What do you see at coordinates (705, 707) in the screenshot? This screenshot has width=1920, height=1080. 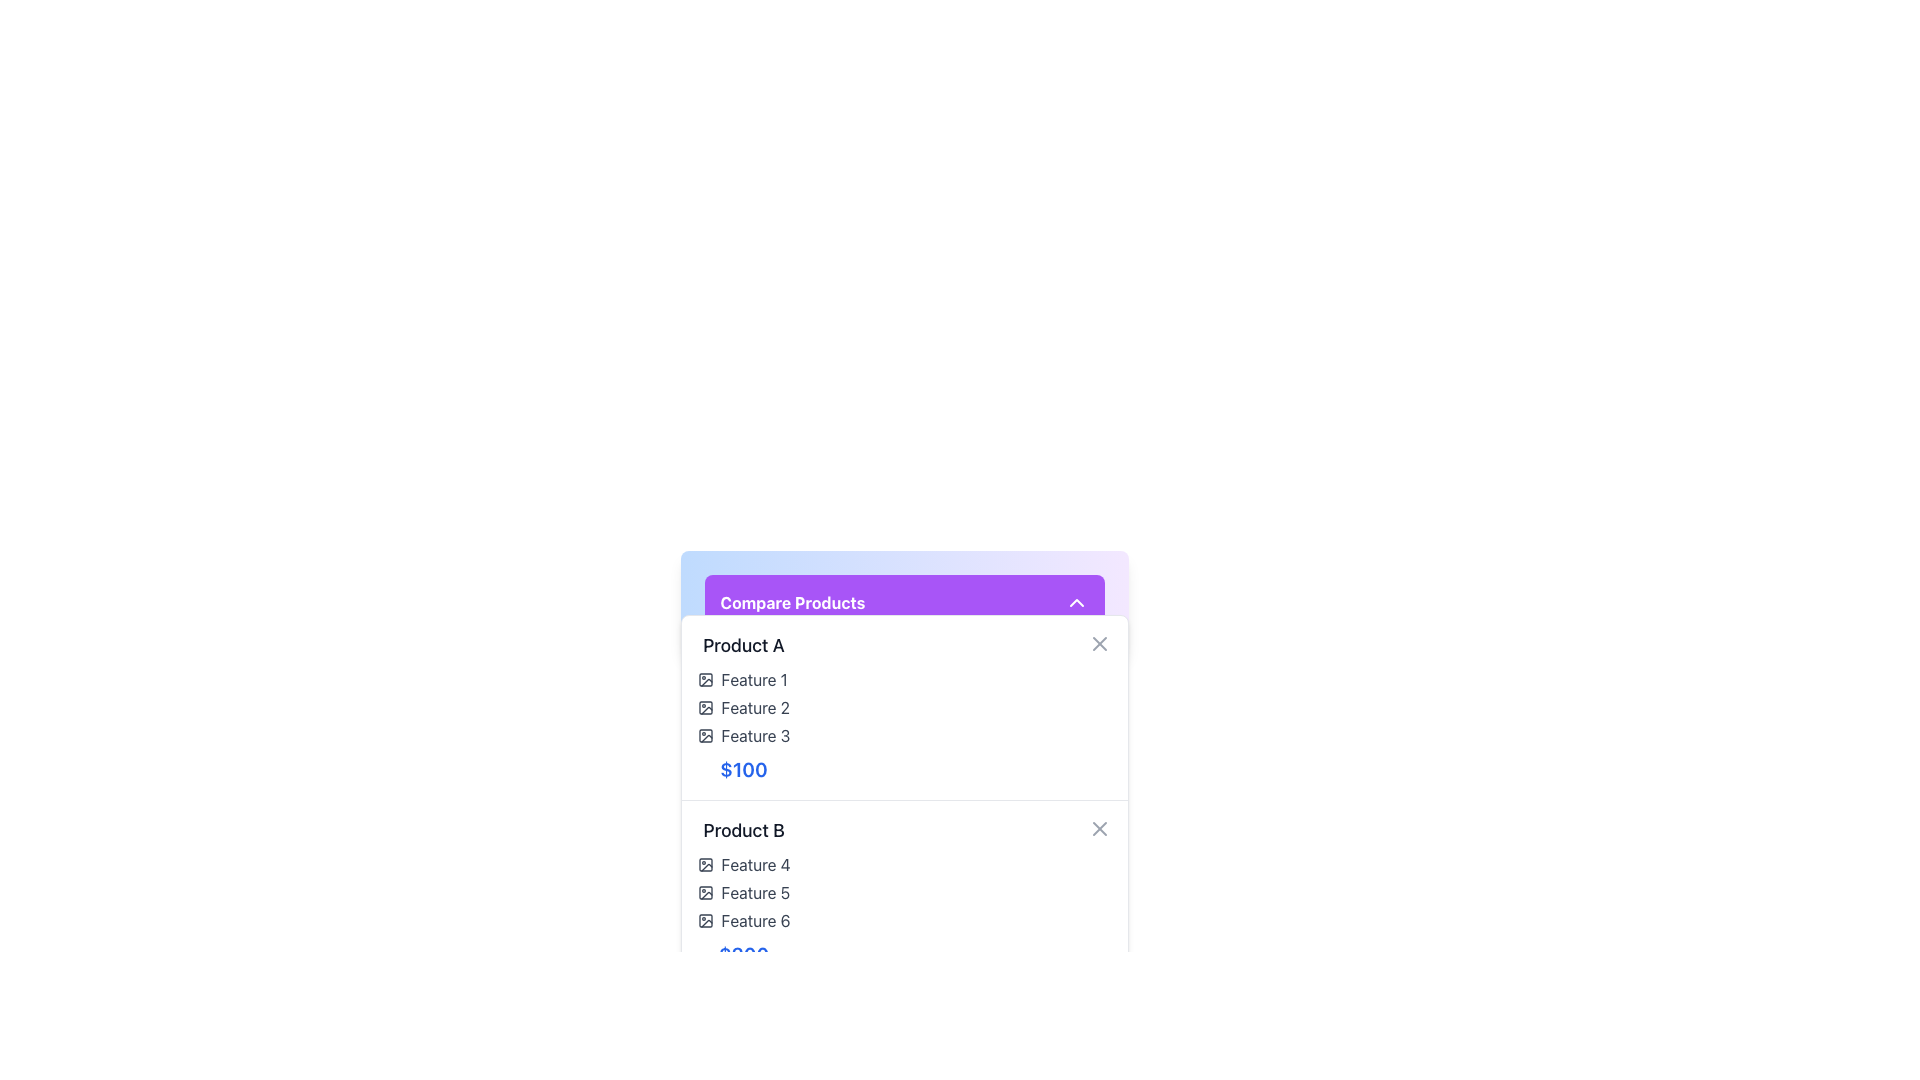 I see `the first icon` at bounding box center [705, 707].